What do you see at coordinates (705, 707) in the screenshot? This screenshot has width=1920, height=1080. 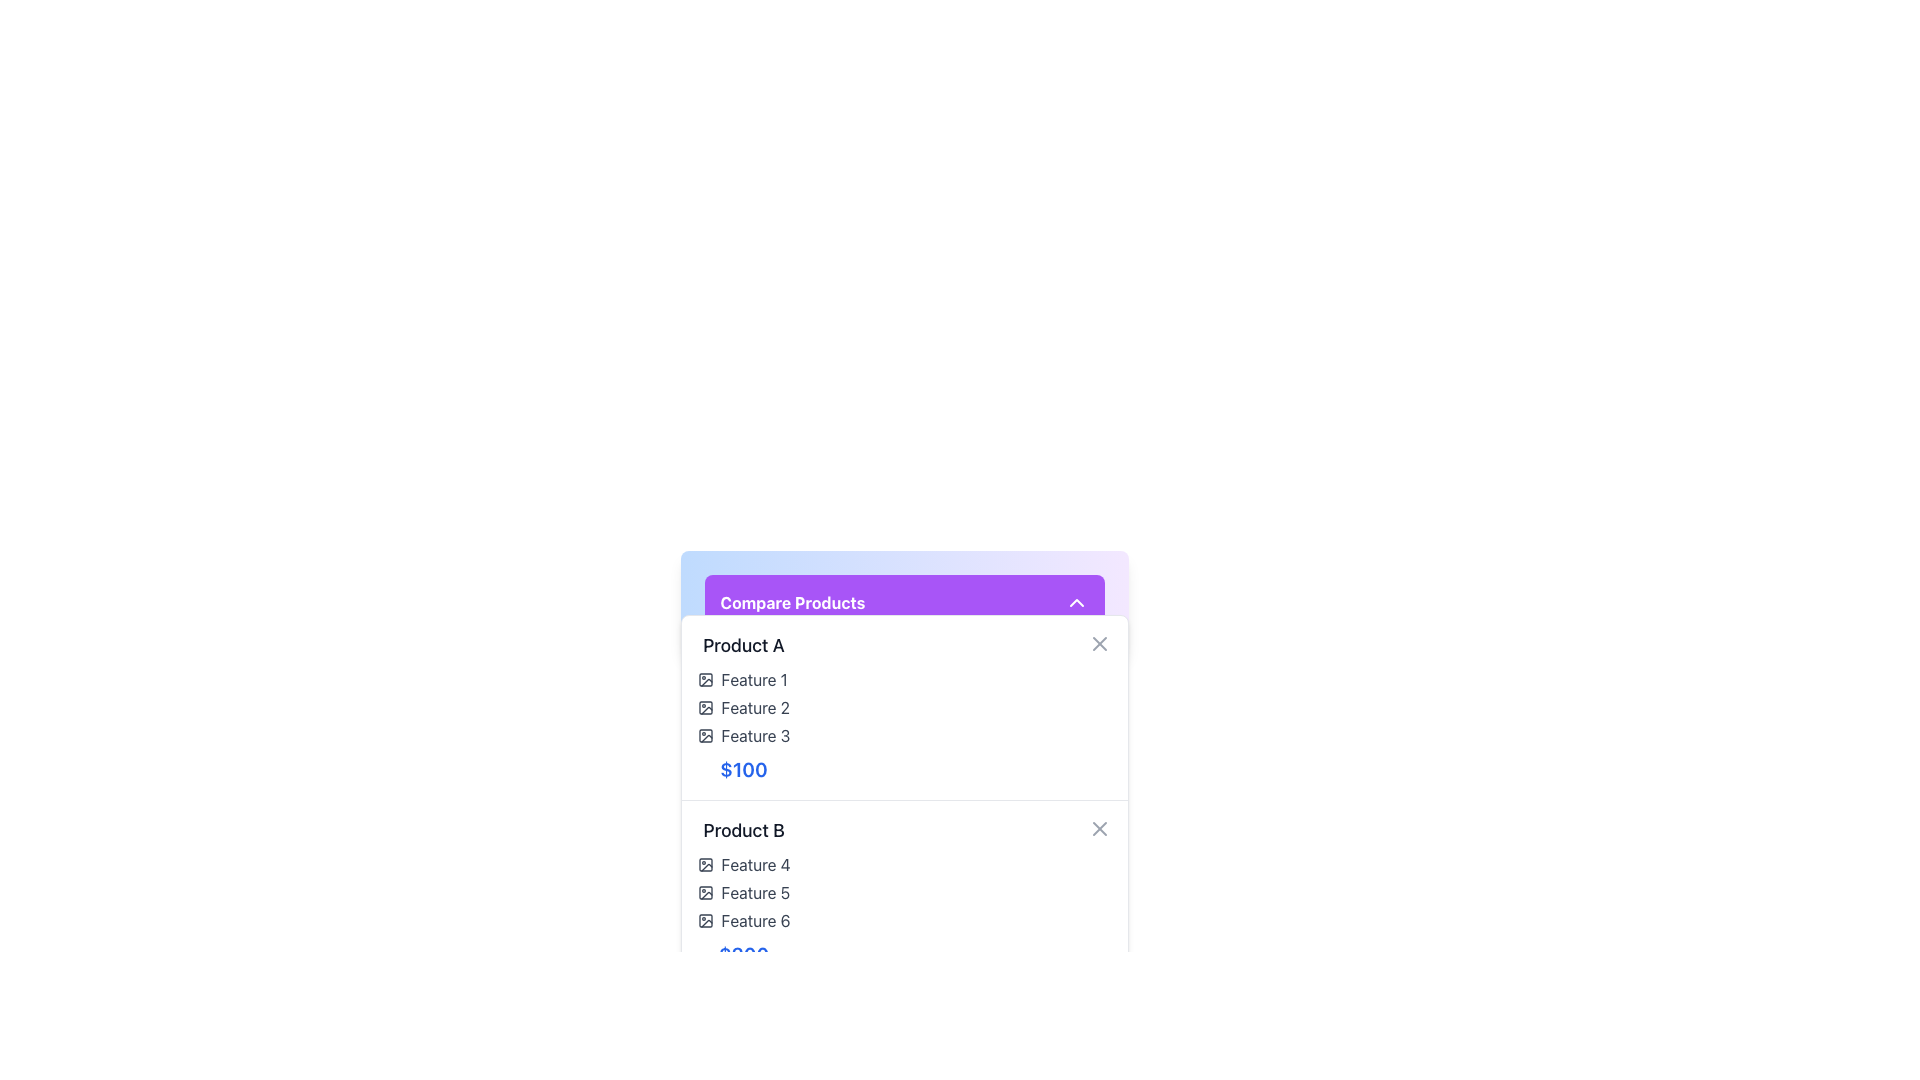 I see `the first icon` at bounding box center [705, 707].